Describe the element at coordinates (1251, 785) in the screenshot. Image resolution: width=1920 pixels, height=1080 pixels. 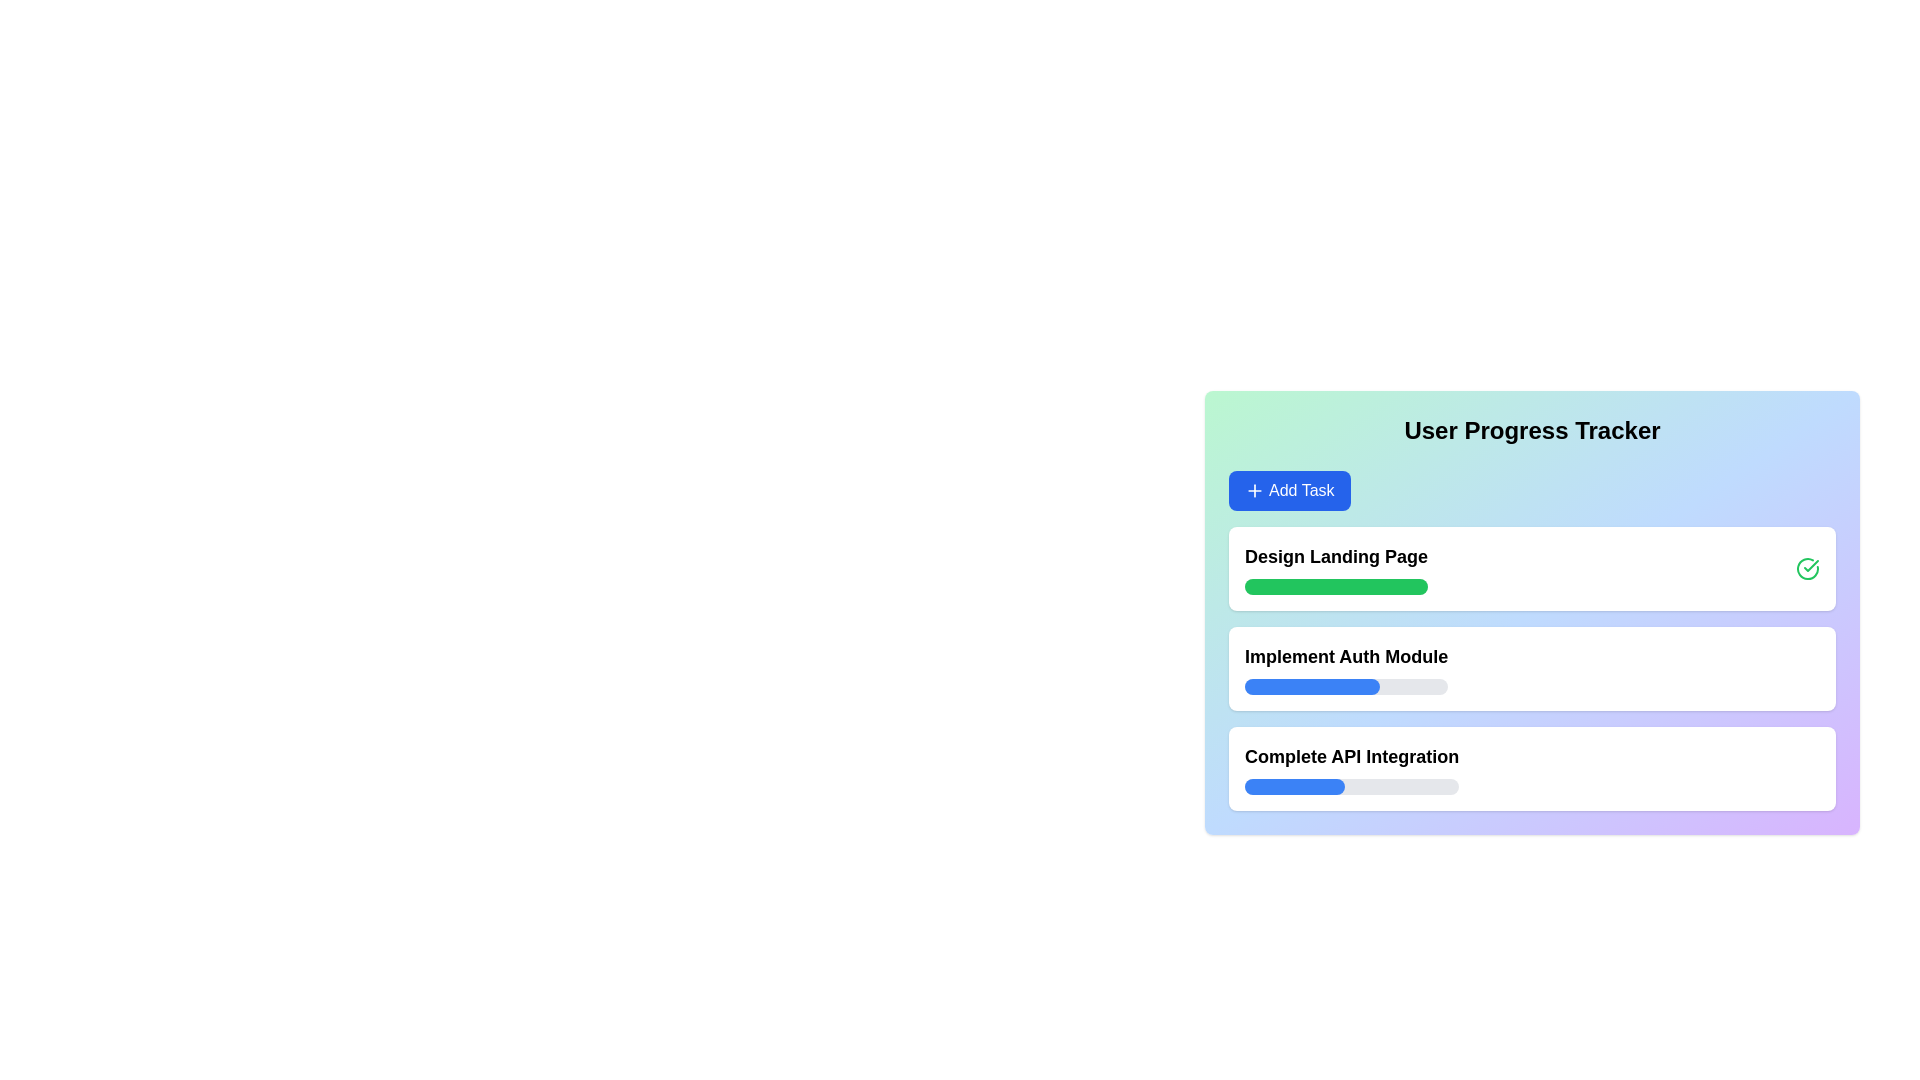
I see `the progress bar completion` at that location.